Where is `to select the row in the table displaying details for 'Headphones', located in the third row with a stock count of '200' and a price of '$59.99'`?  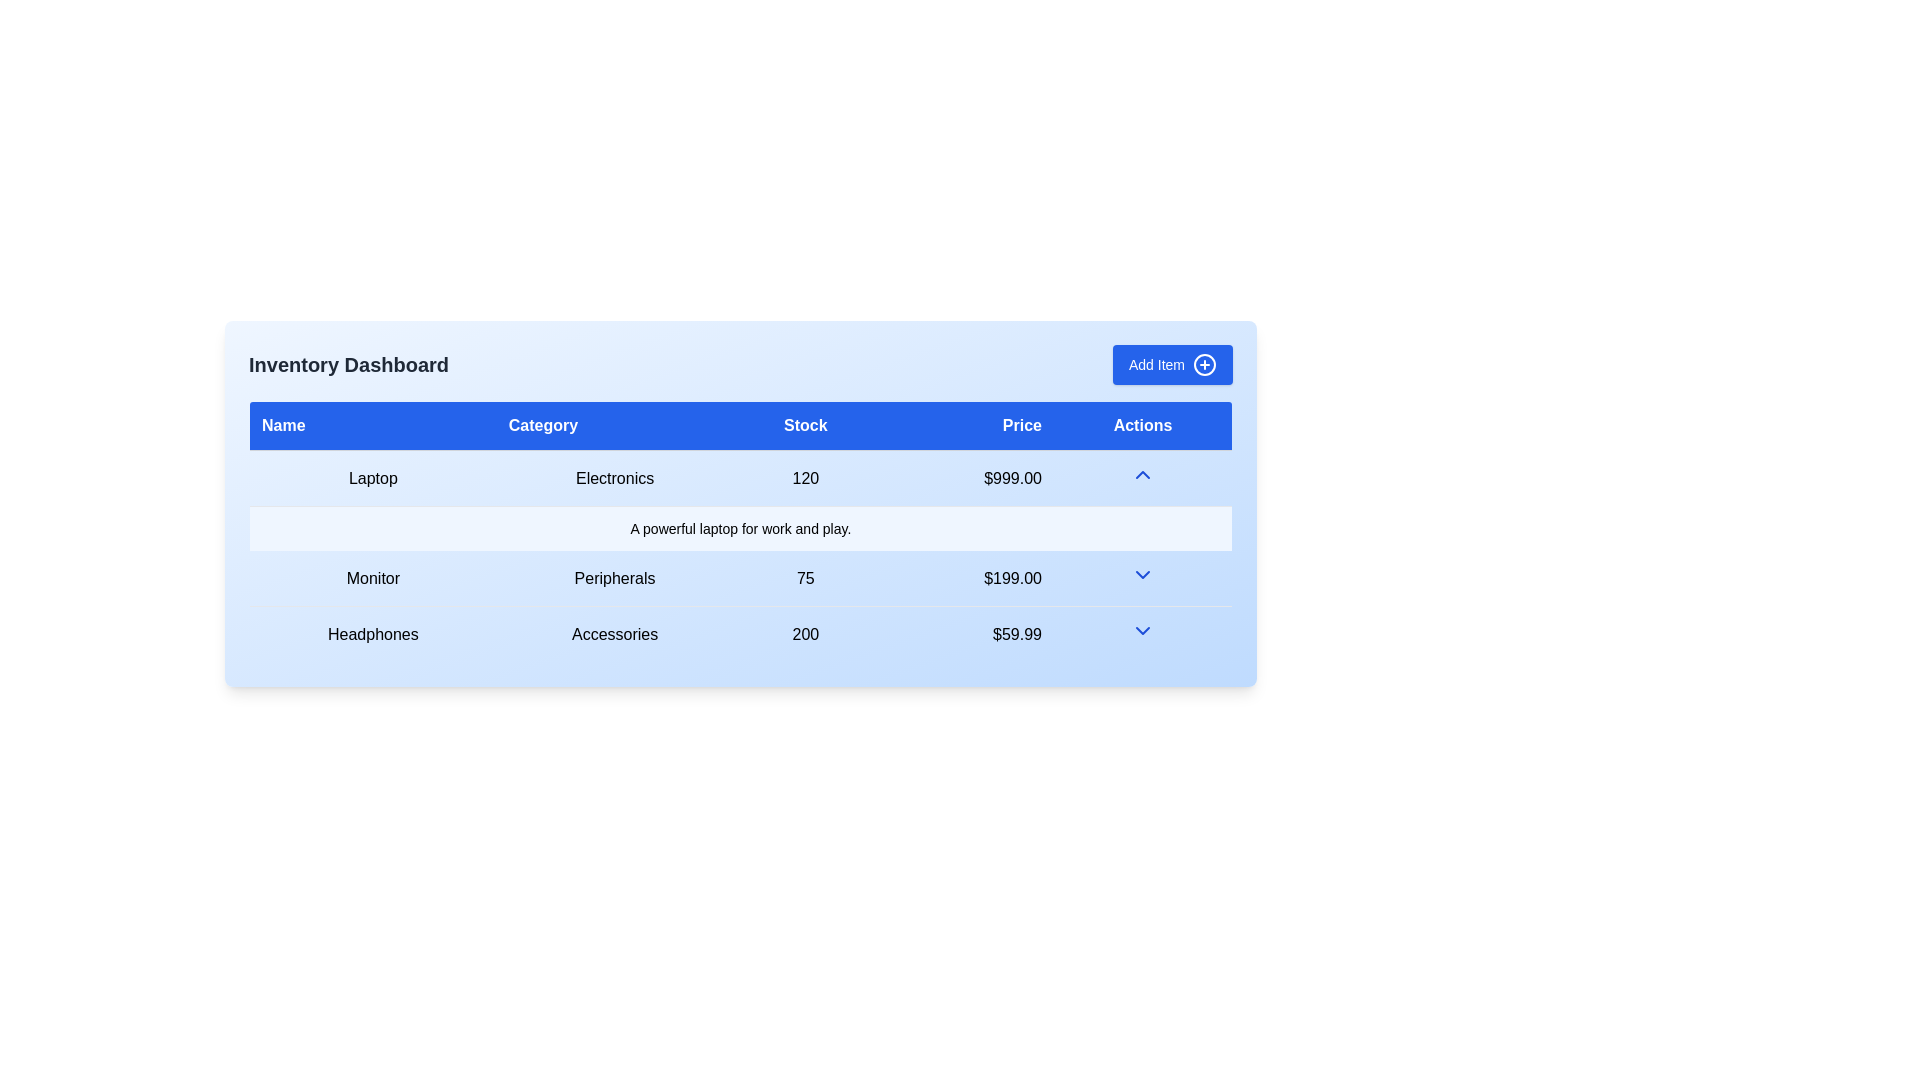 to select the row in the table displaying details for 'Headphones', located in the third row with a stock count of '200' and a price of '$59.99' is located at coordinates (739, 633).